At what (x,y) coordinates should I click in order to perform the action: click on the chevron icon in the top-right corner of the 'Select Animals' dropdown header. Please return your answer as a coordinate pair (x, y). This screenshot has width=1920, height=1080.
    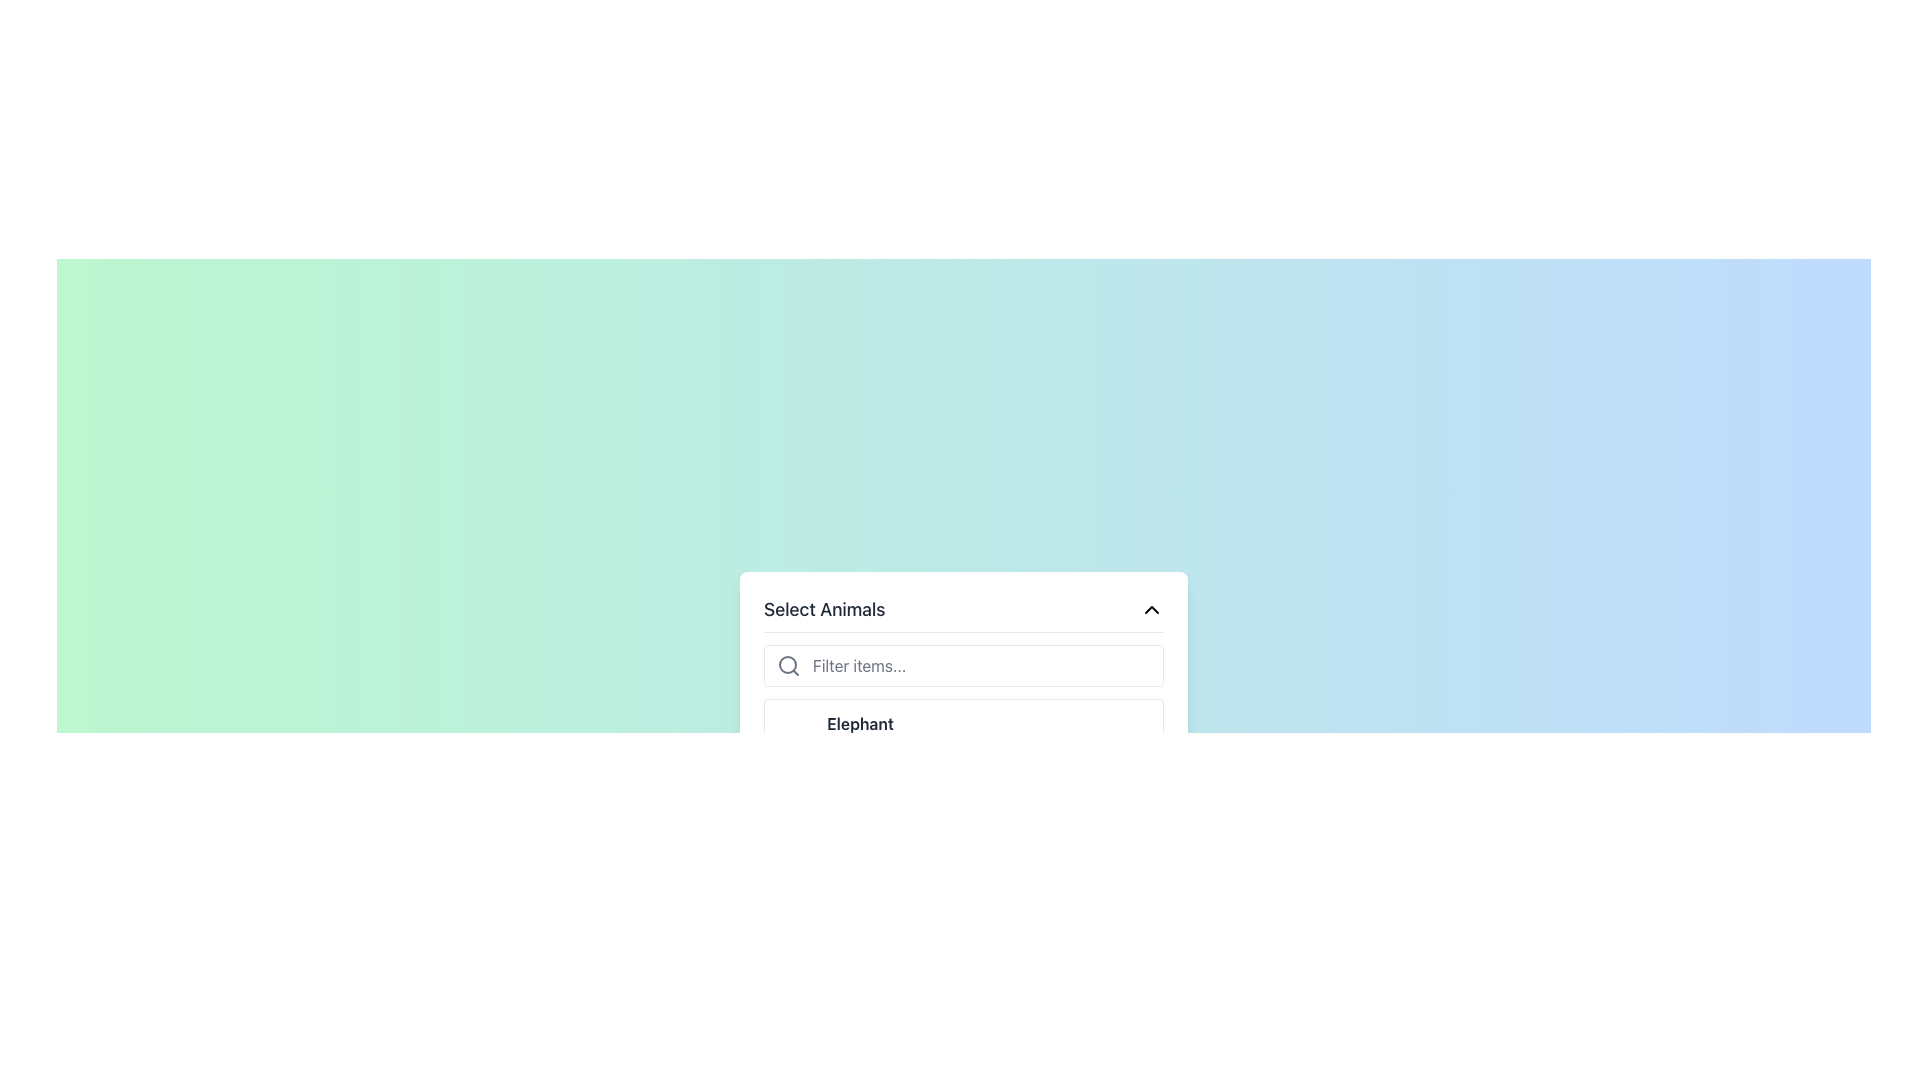
    Looking at the image, I should click on (1152, 608).